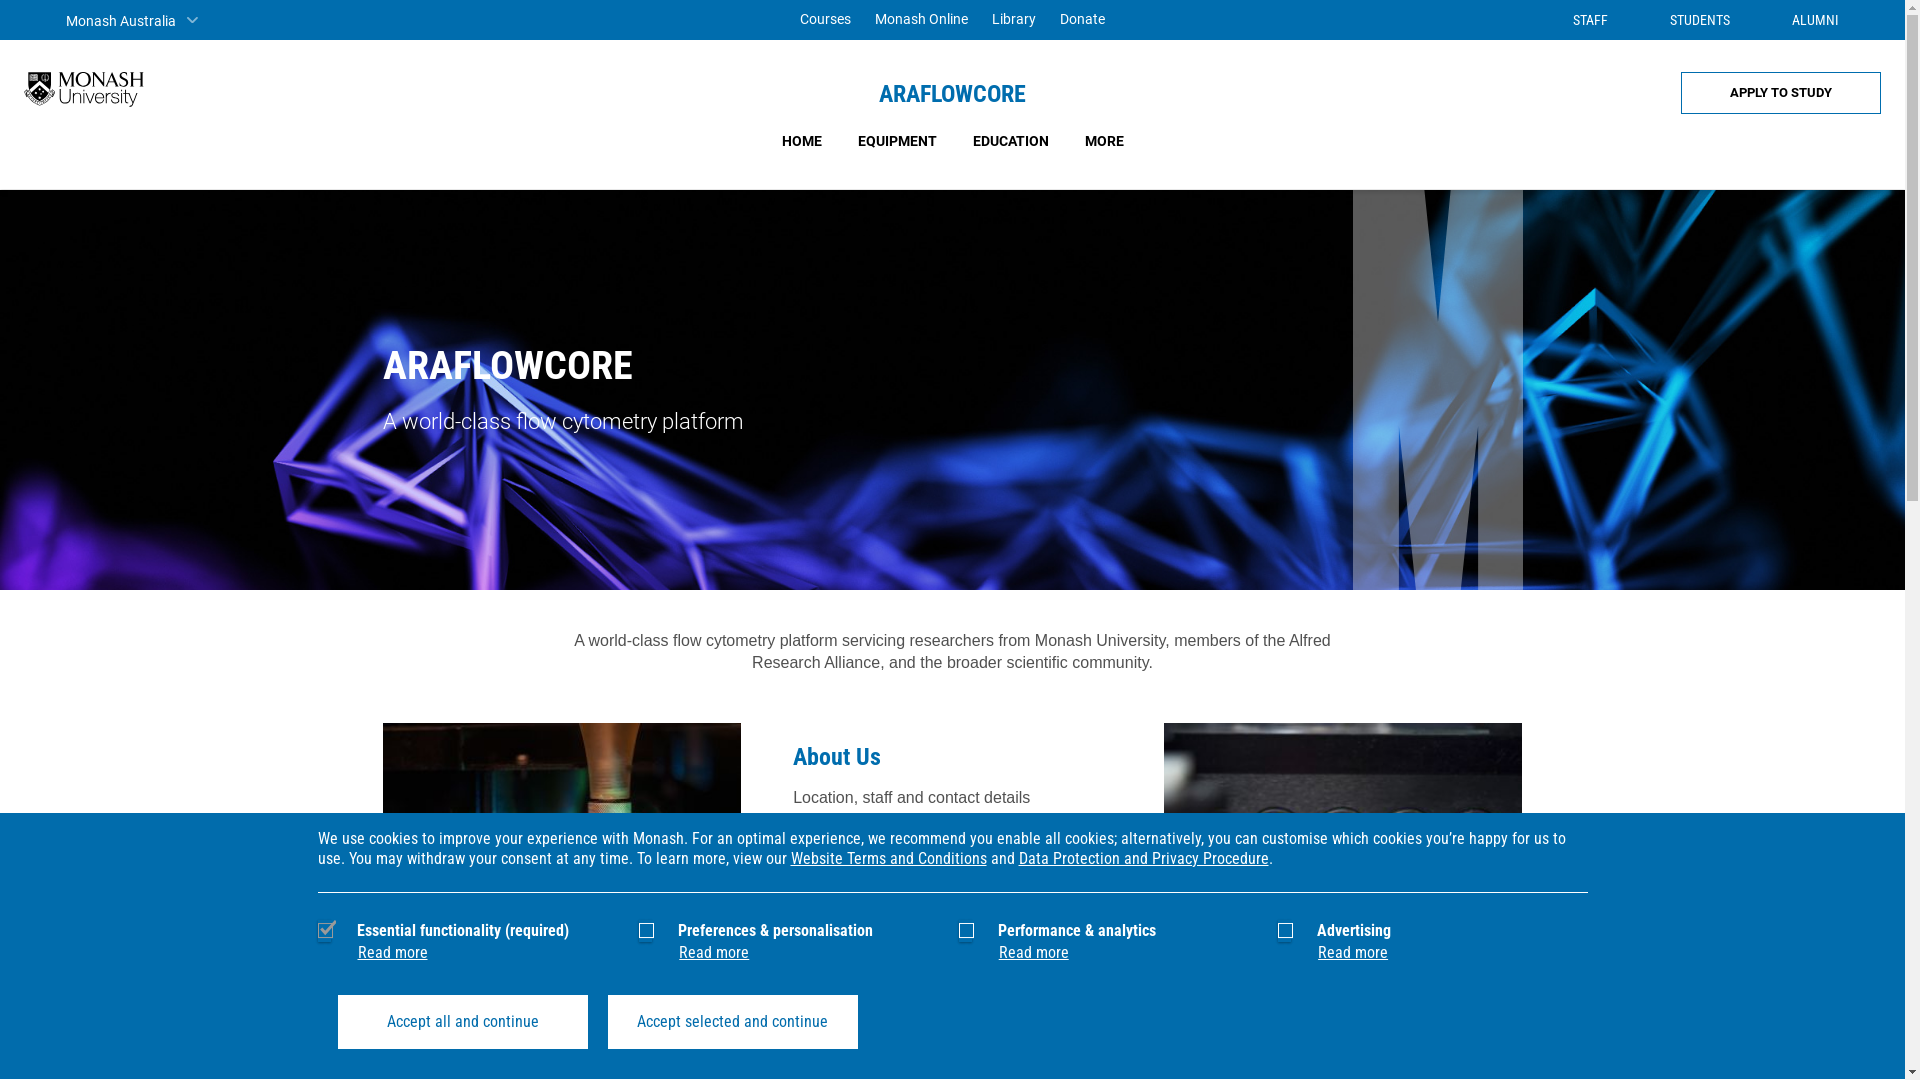 The width and height of the screenshot is (1920, 1080). What do you see at coordinates (461, 1022) in the screenshot?
I see `'Accept all and continue'` at bounding box center [461, 1022].